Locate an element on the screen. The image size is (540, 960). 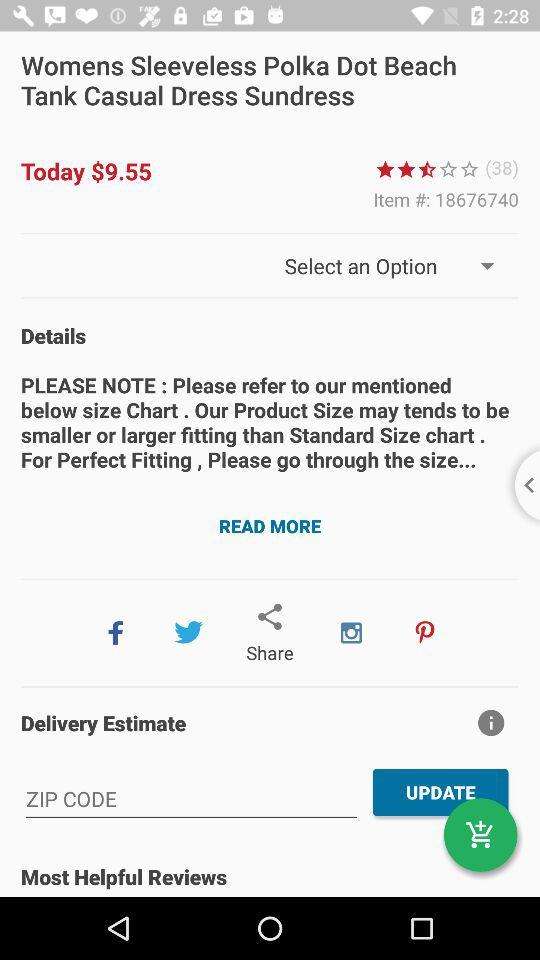
the text immediate below stars is located at coordinates (446, 199).